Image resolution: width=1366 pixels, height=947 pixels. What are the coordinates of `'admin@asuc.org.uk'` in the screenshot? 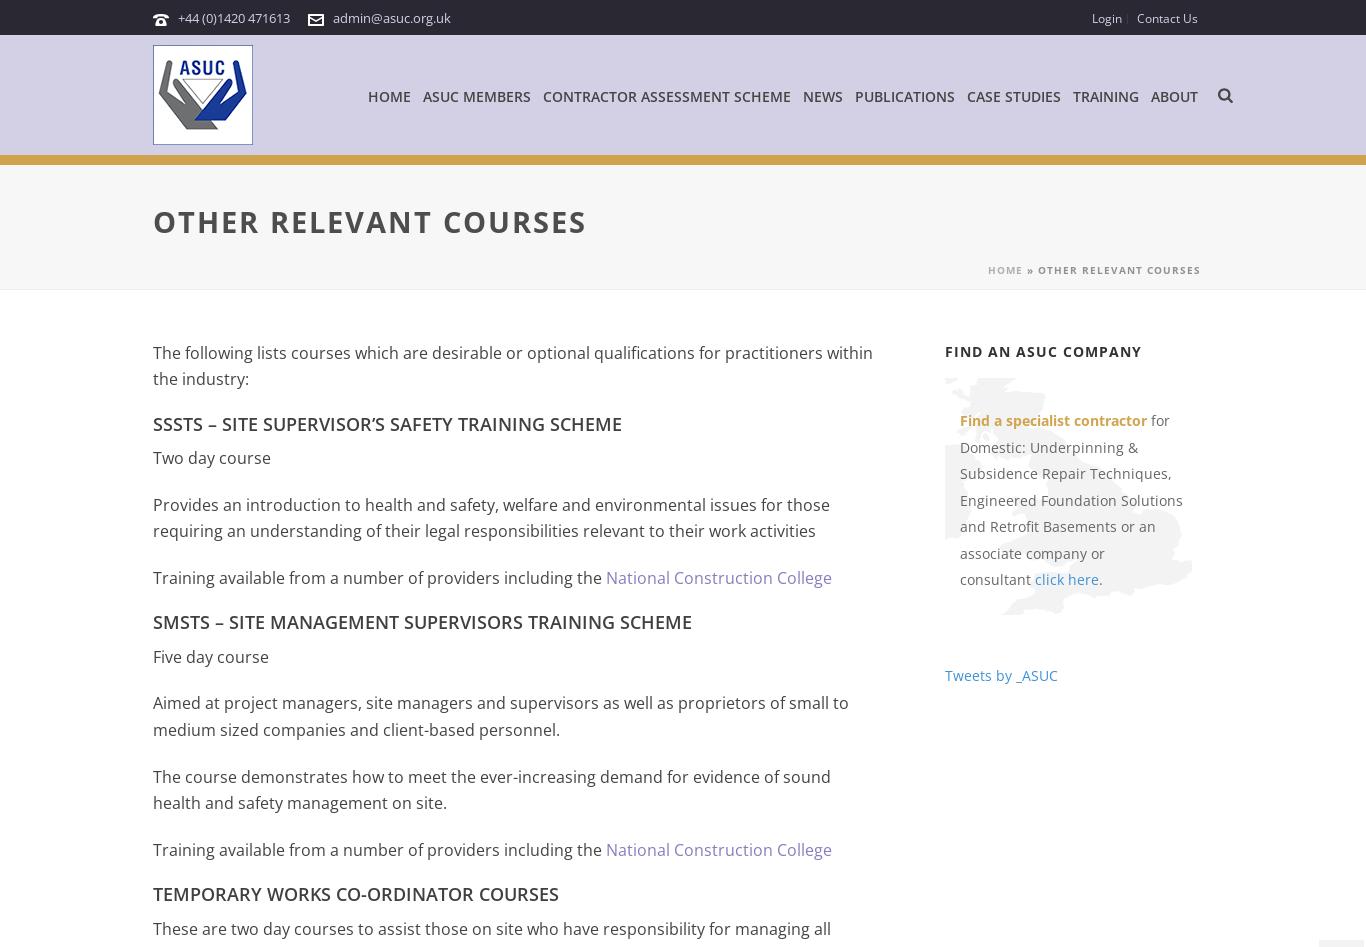 It's located at (391, 17).